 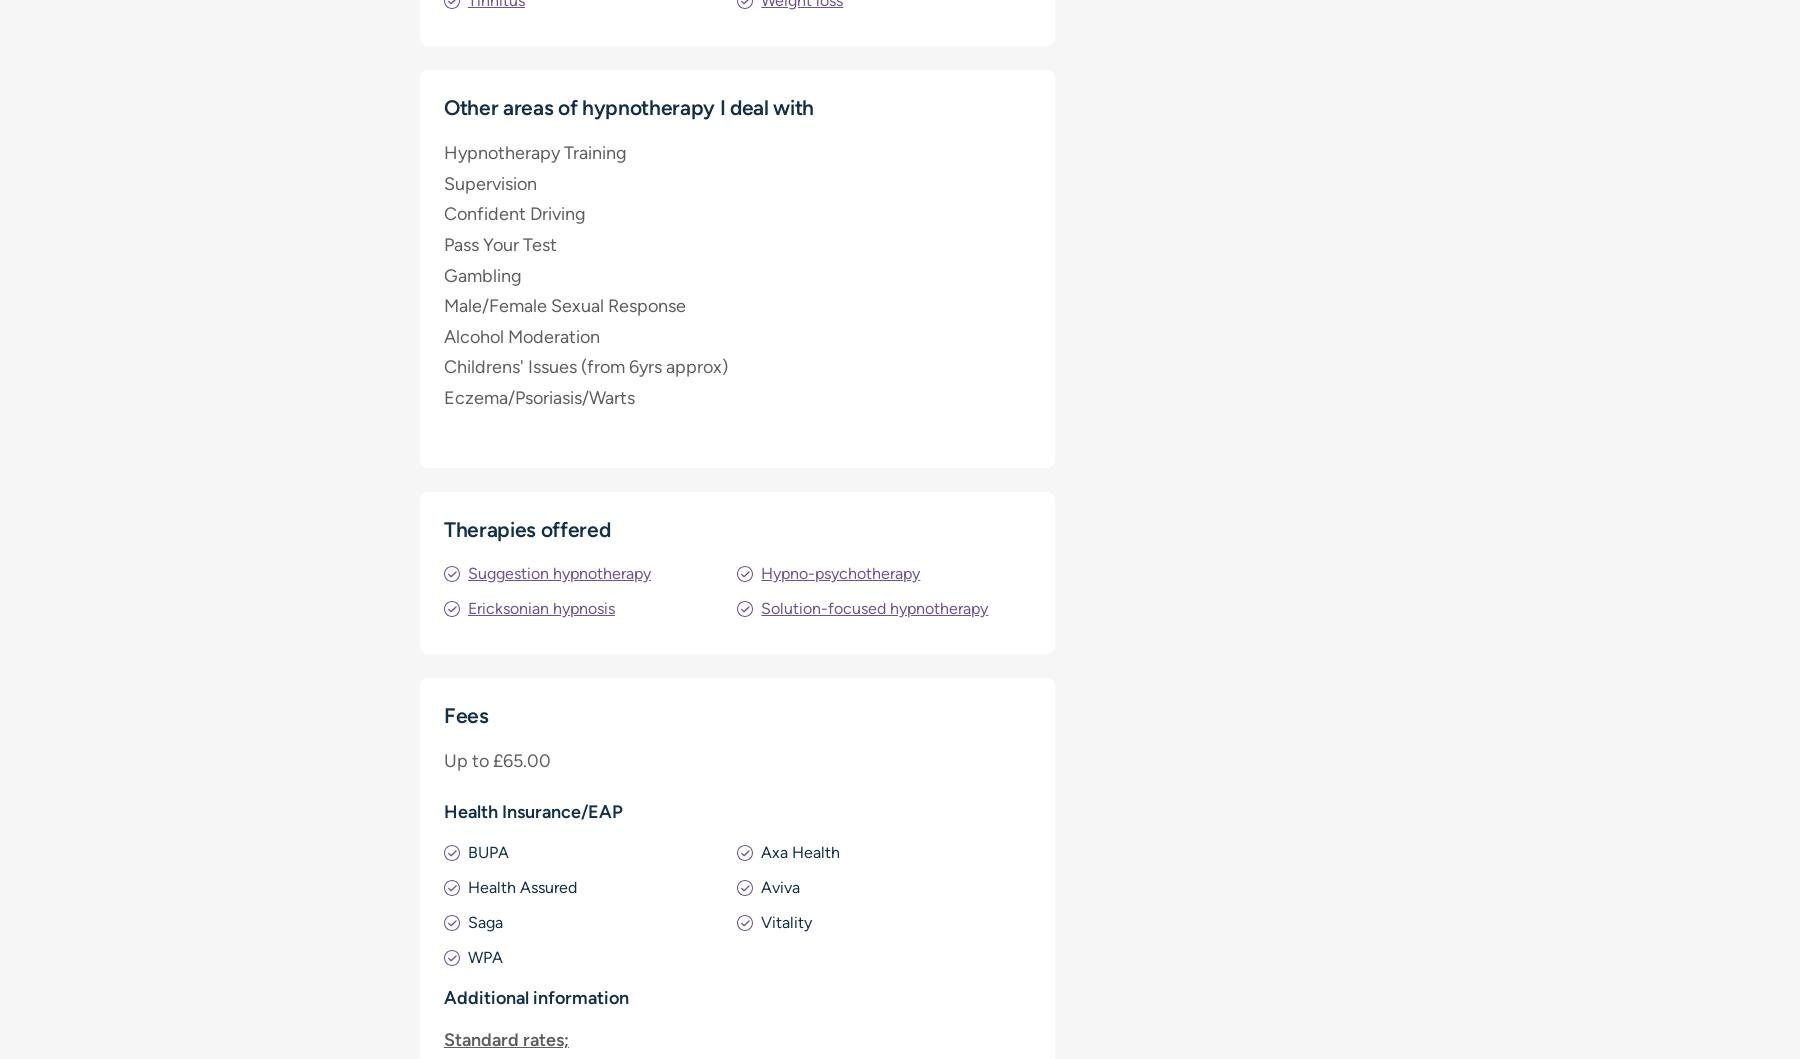 I want to click on 'Therapies offered', so click(x=526, y=529).